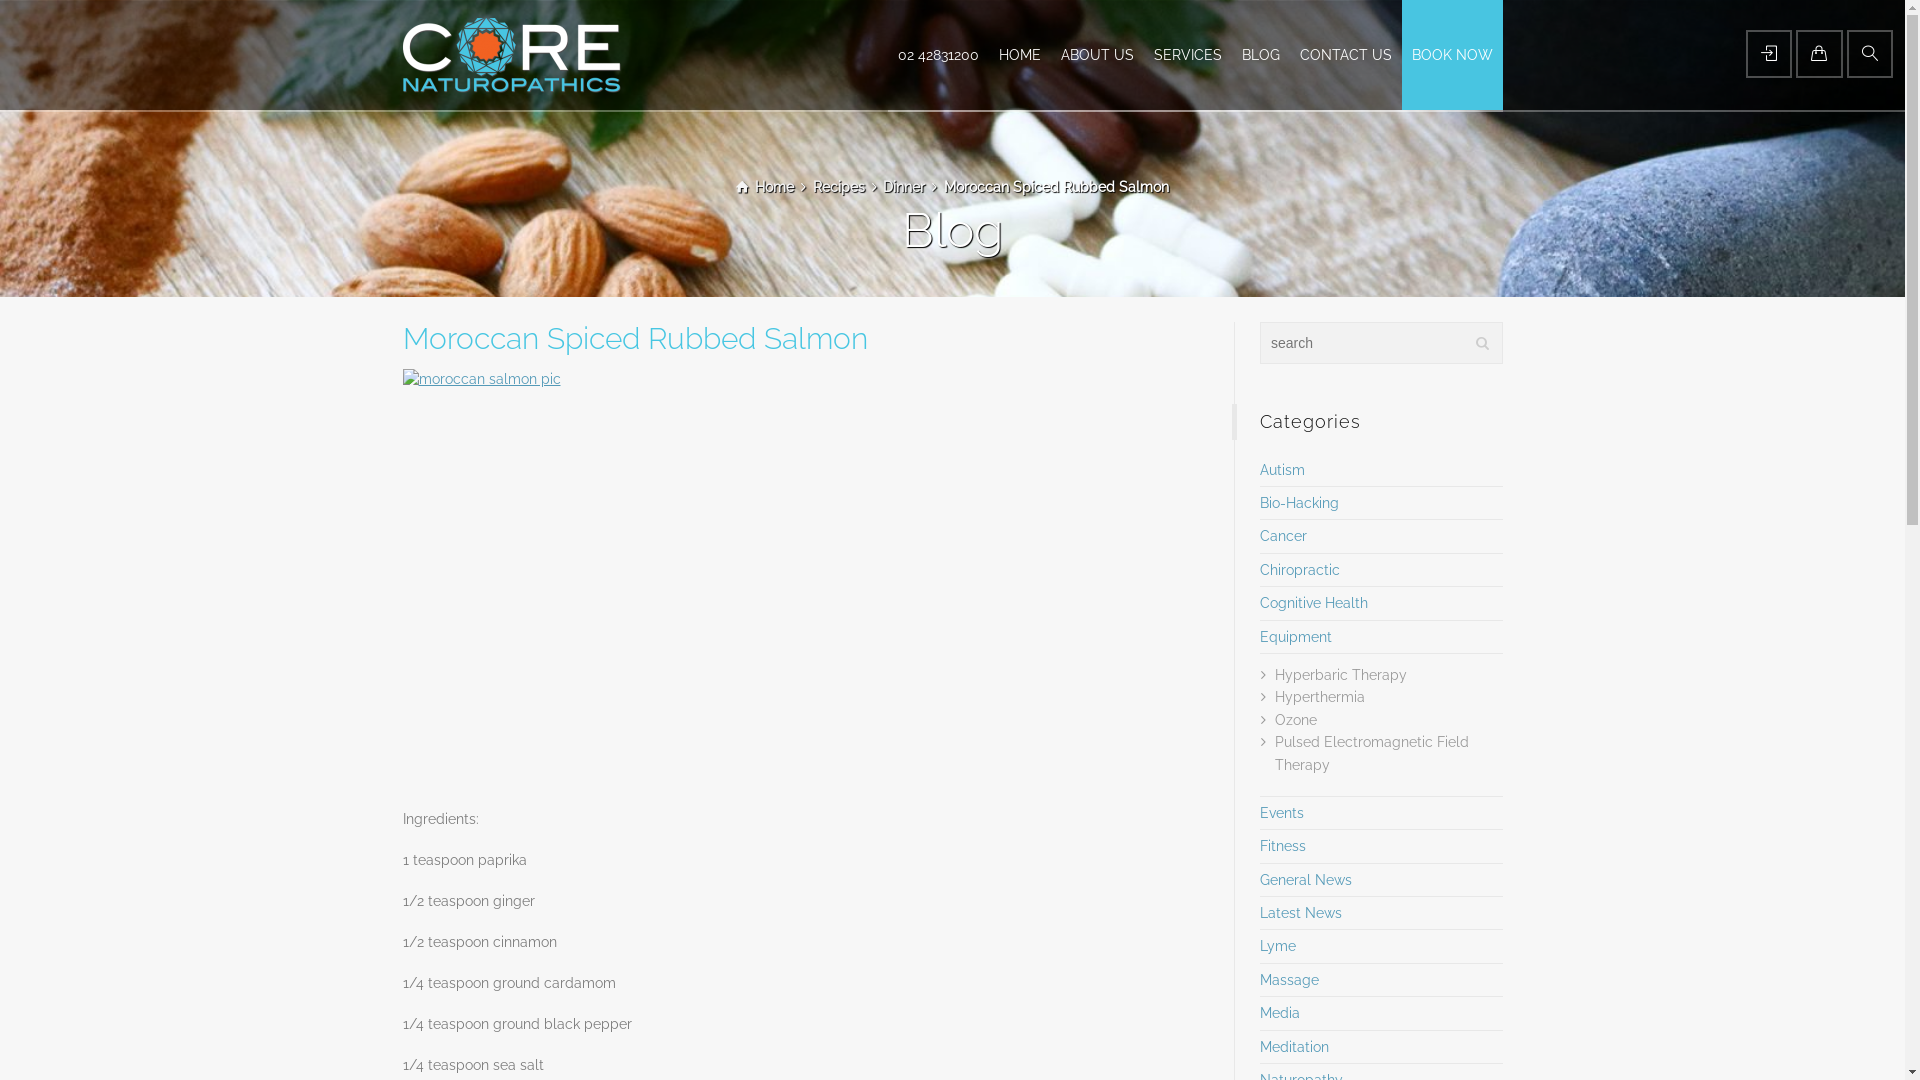  I want to click on 'Massage', so click(1258, 978).